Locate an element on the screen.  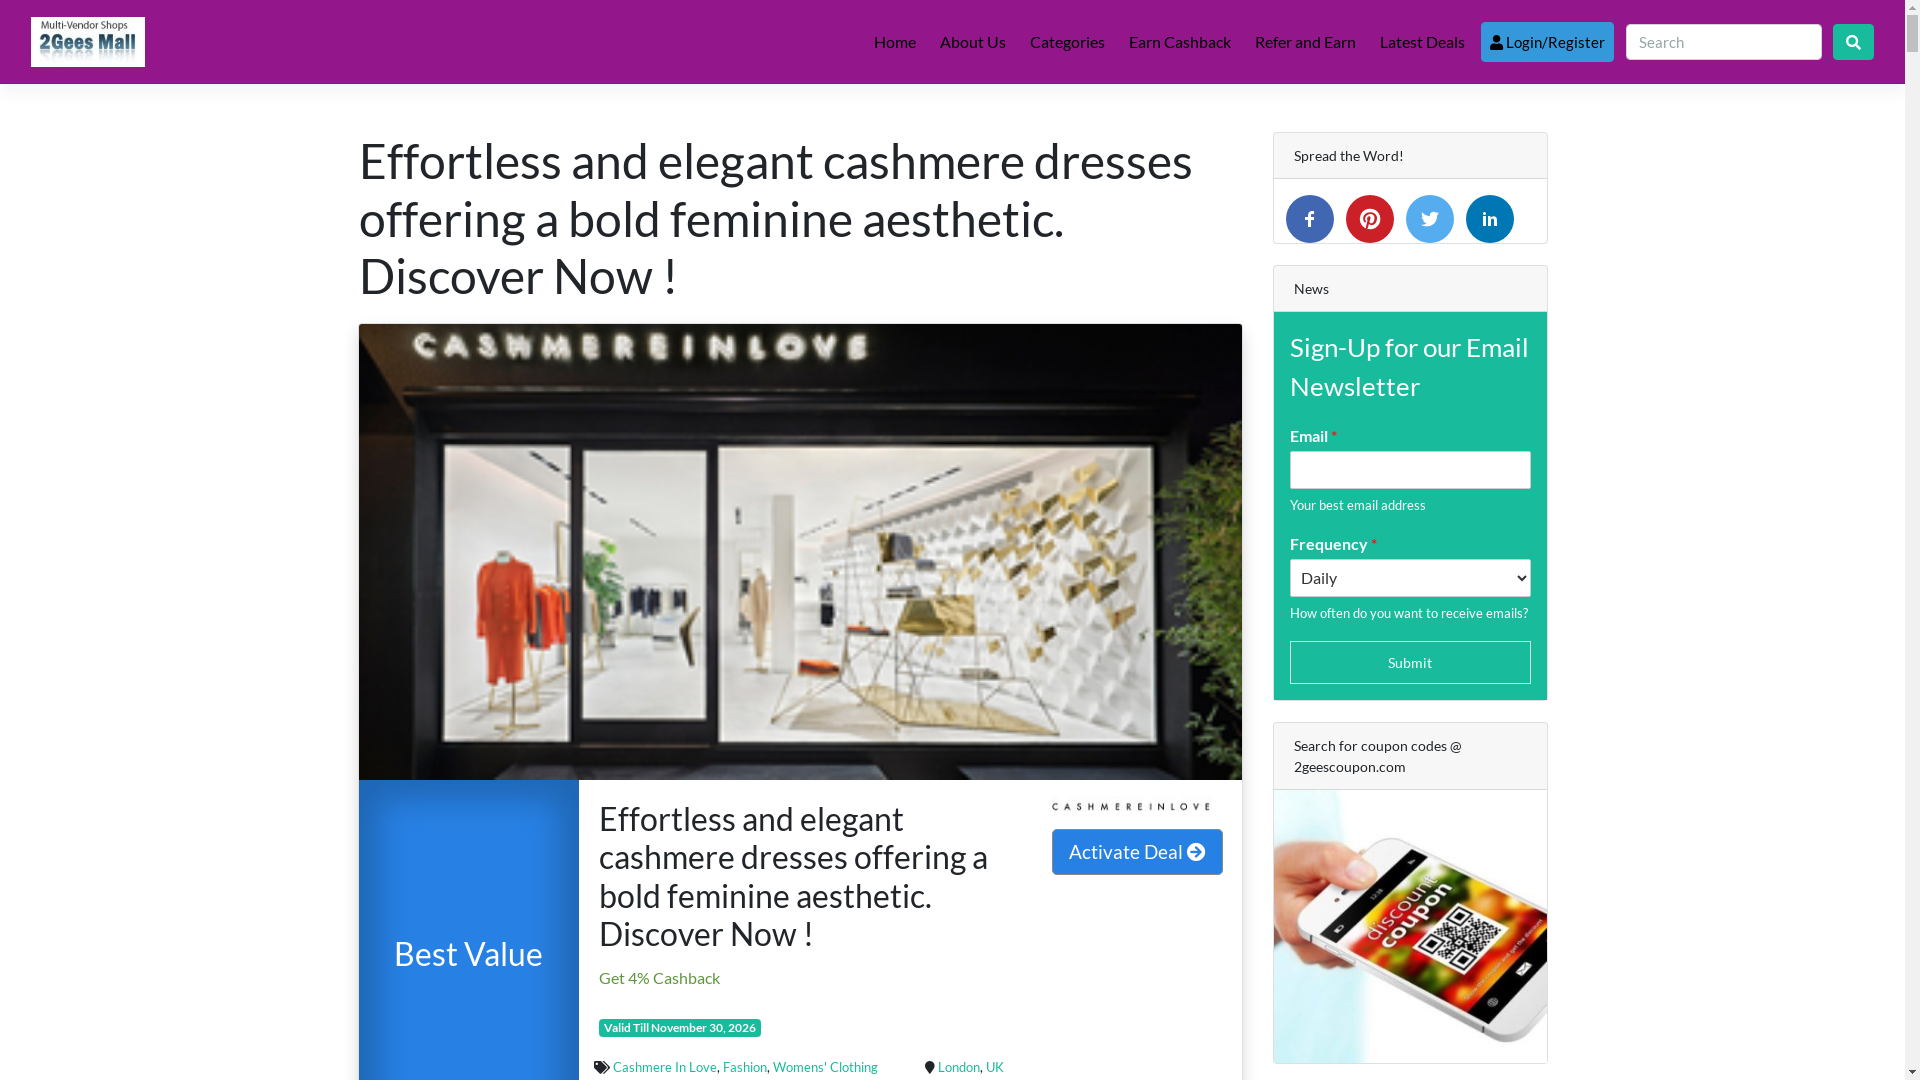
'Cashmere In Love' is located at coordinates (665, 1066).